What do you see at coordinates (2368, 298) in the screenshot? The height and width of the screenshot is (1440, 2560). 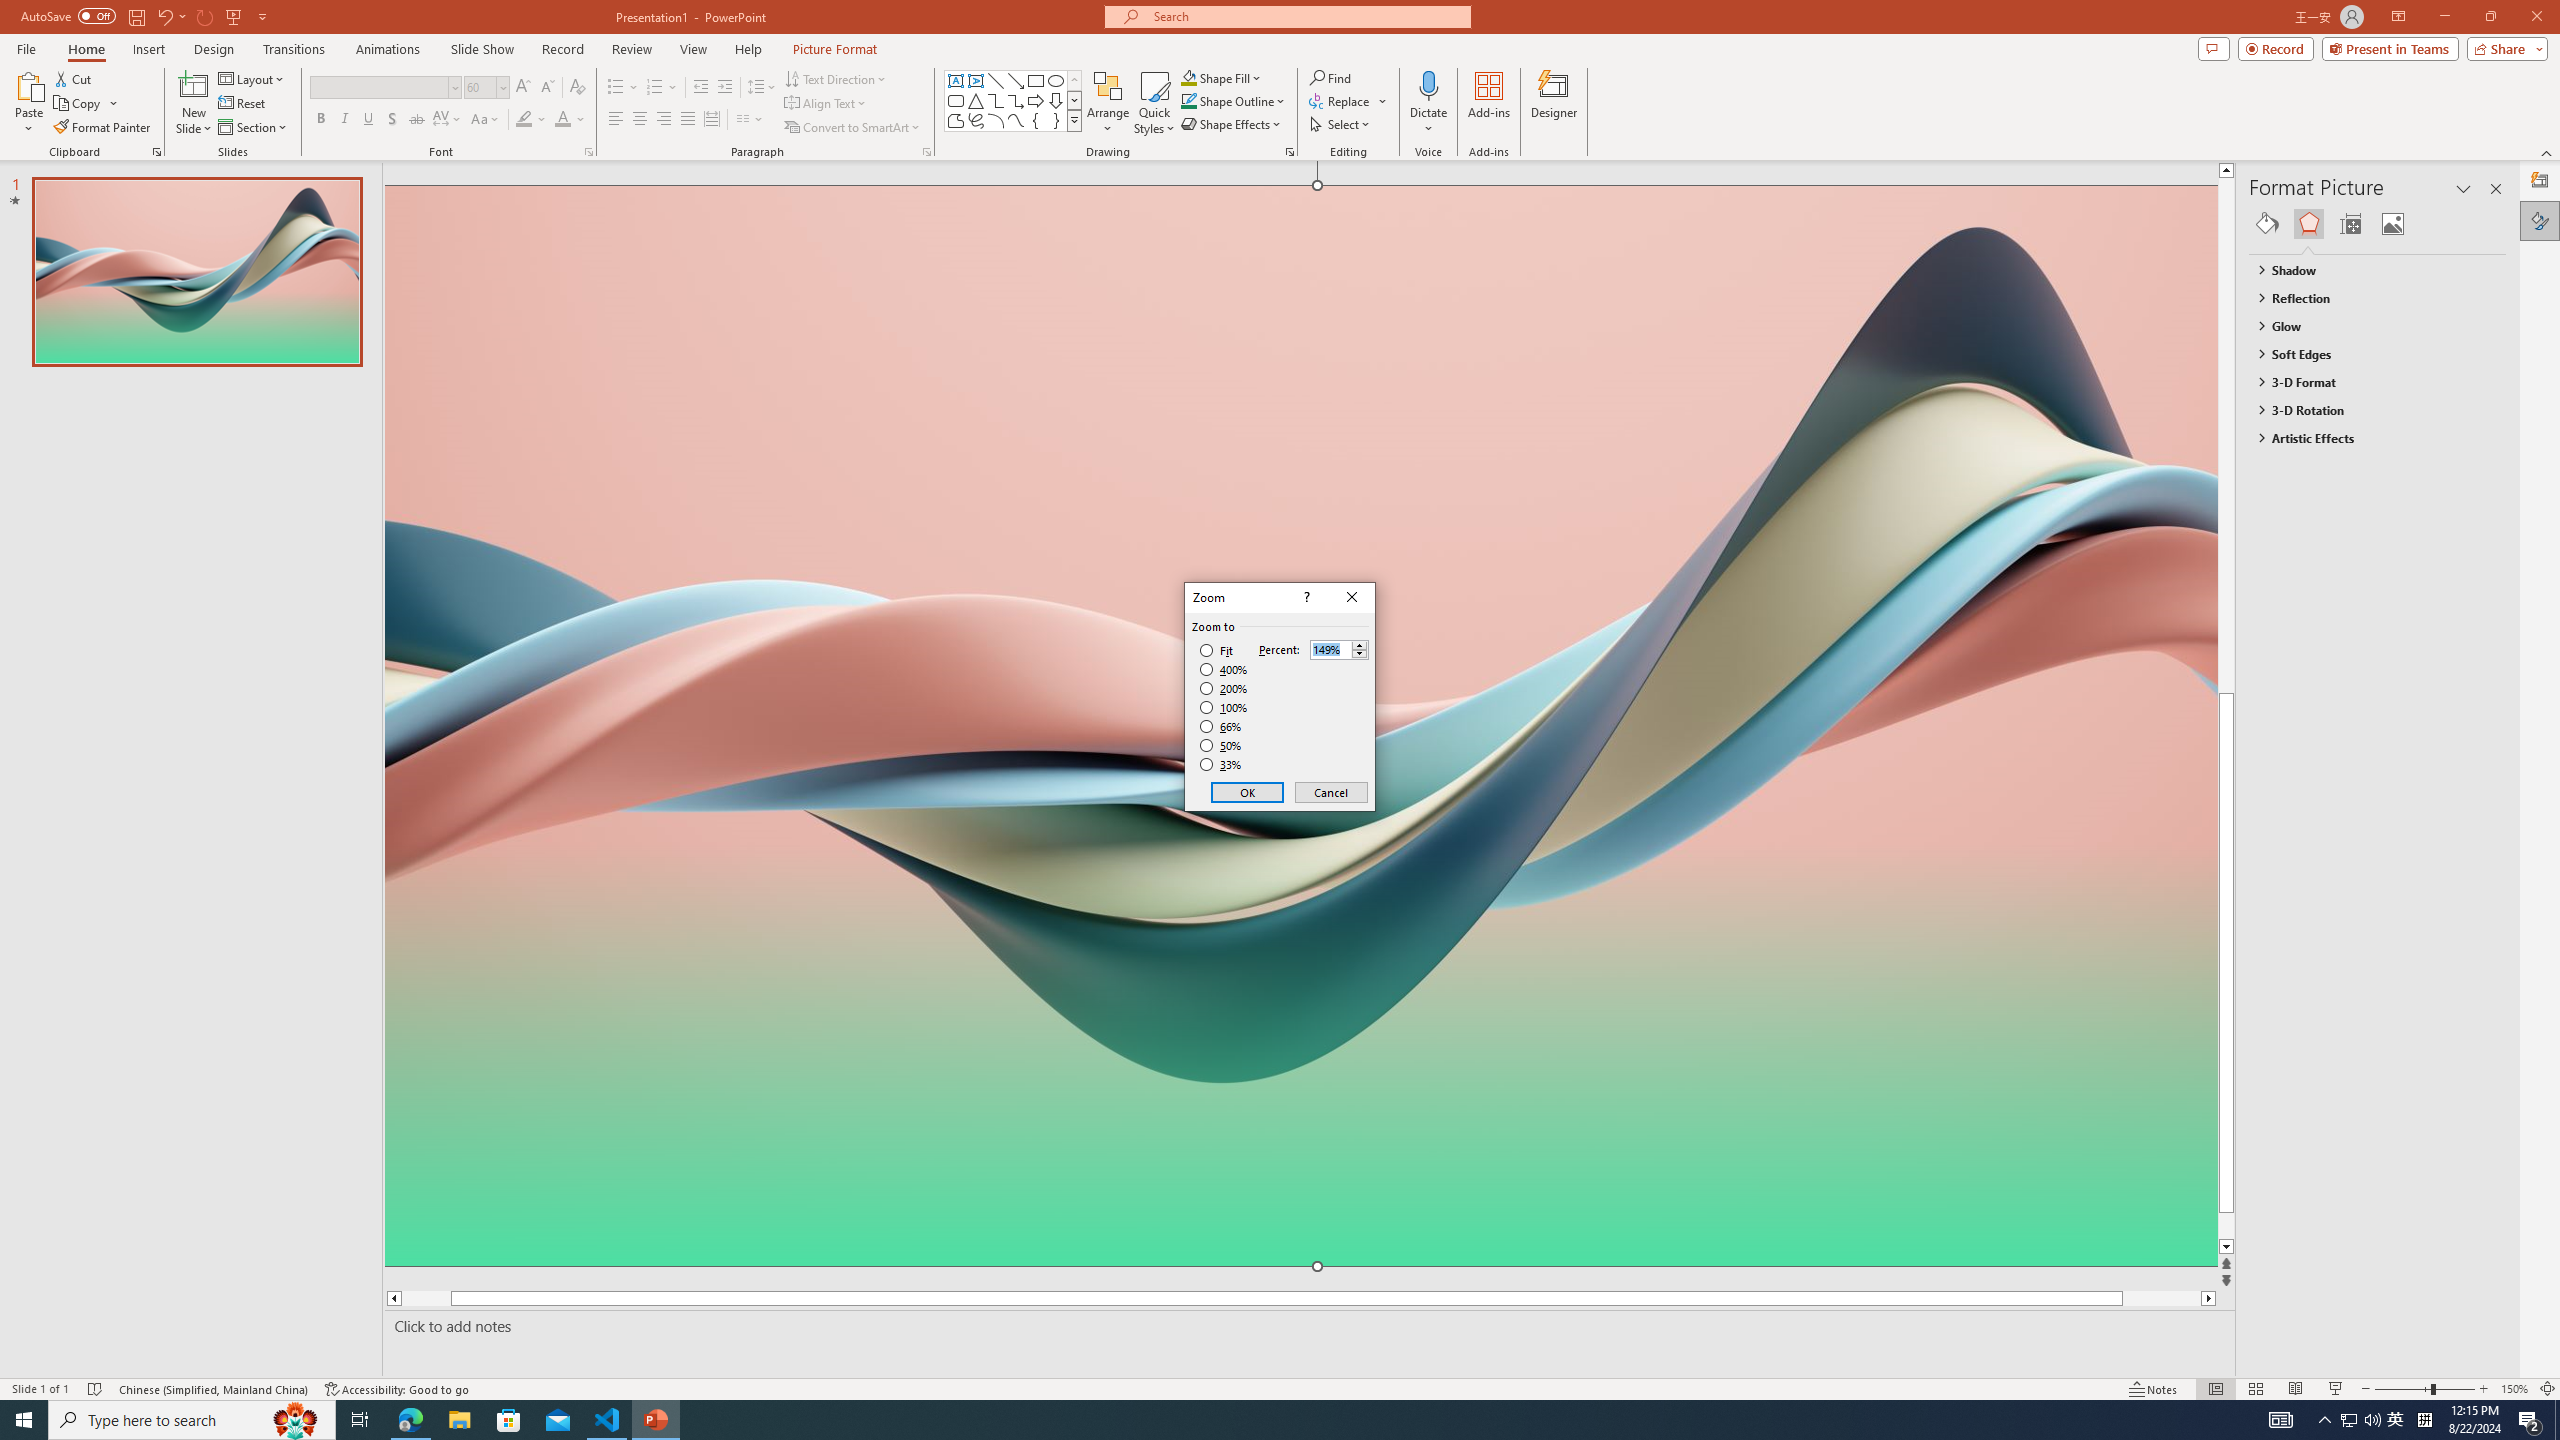 I see `'Reflection'` at bounding box center [2368, 298].